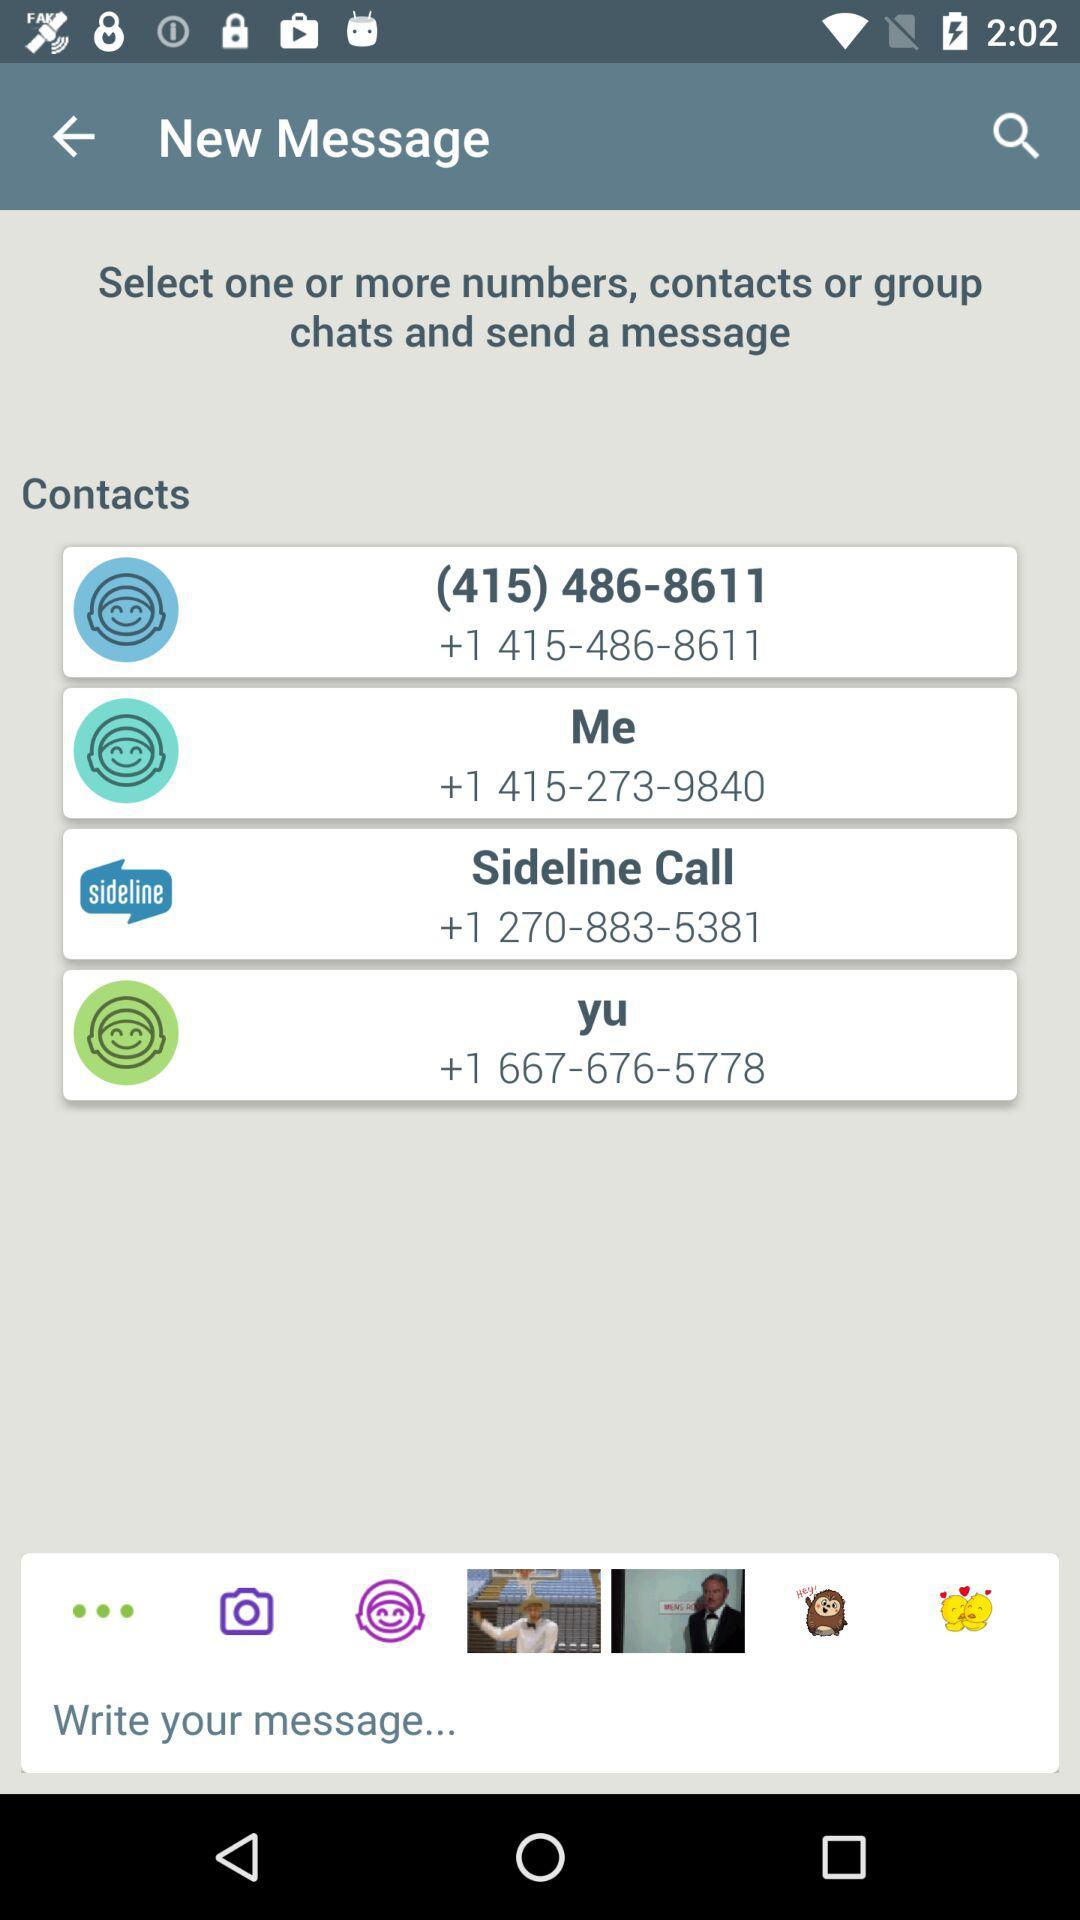 This screenshot has height=1920, width=1080. What do you see at coordinates (245, 1611) in the screenshot?
I see `camera` at bounding box center [245, 1611].